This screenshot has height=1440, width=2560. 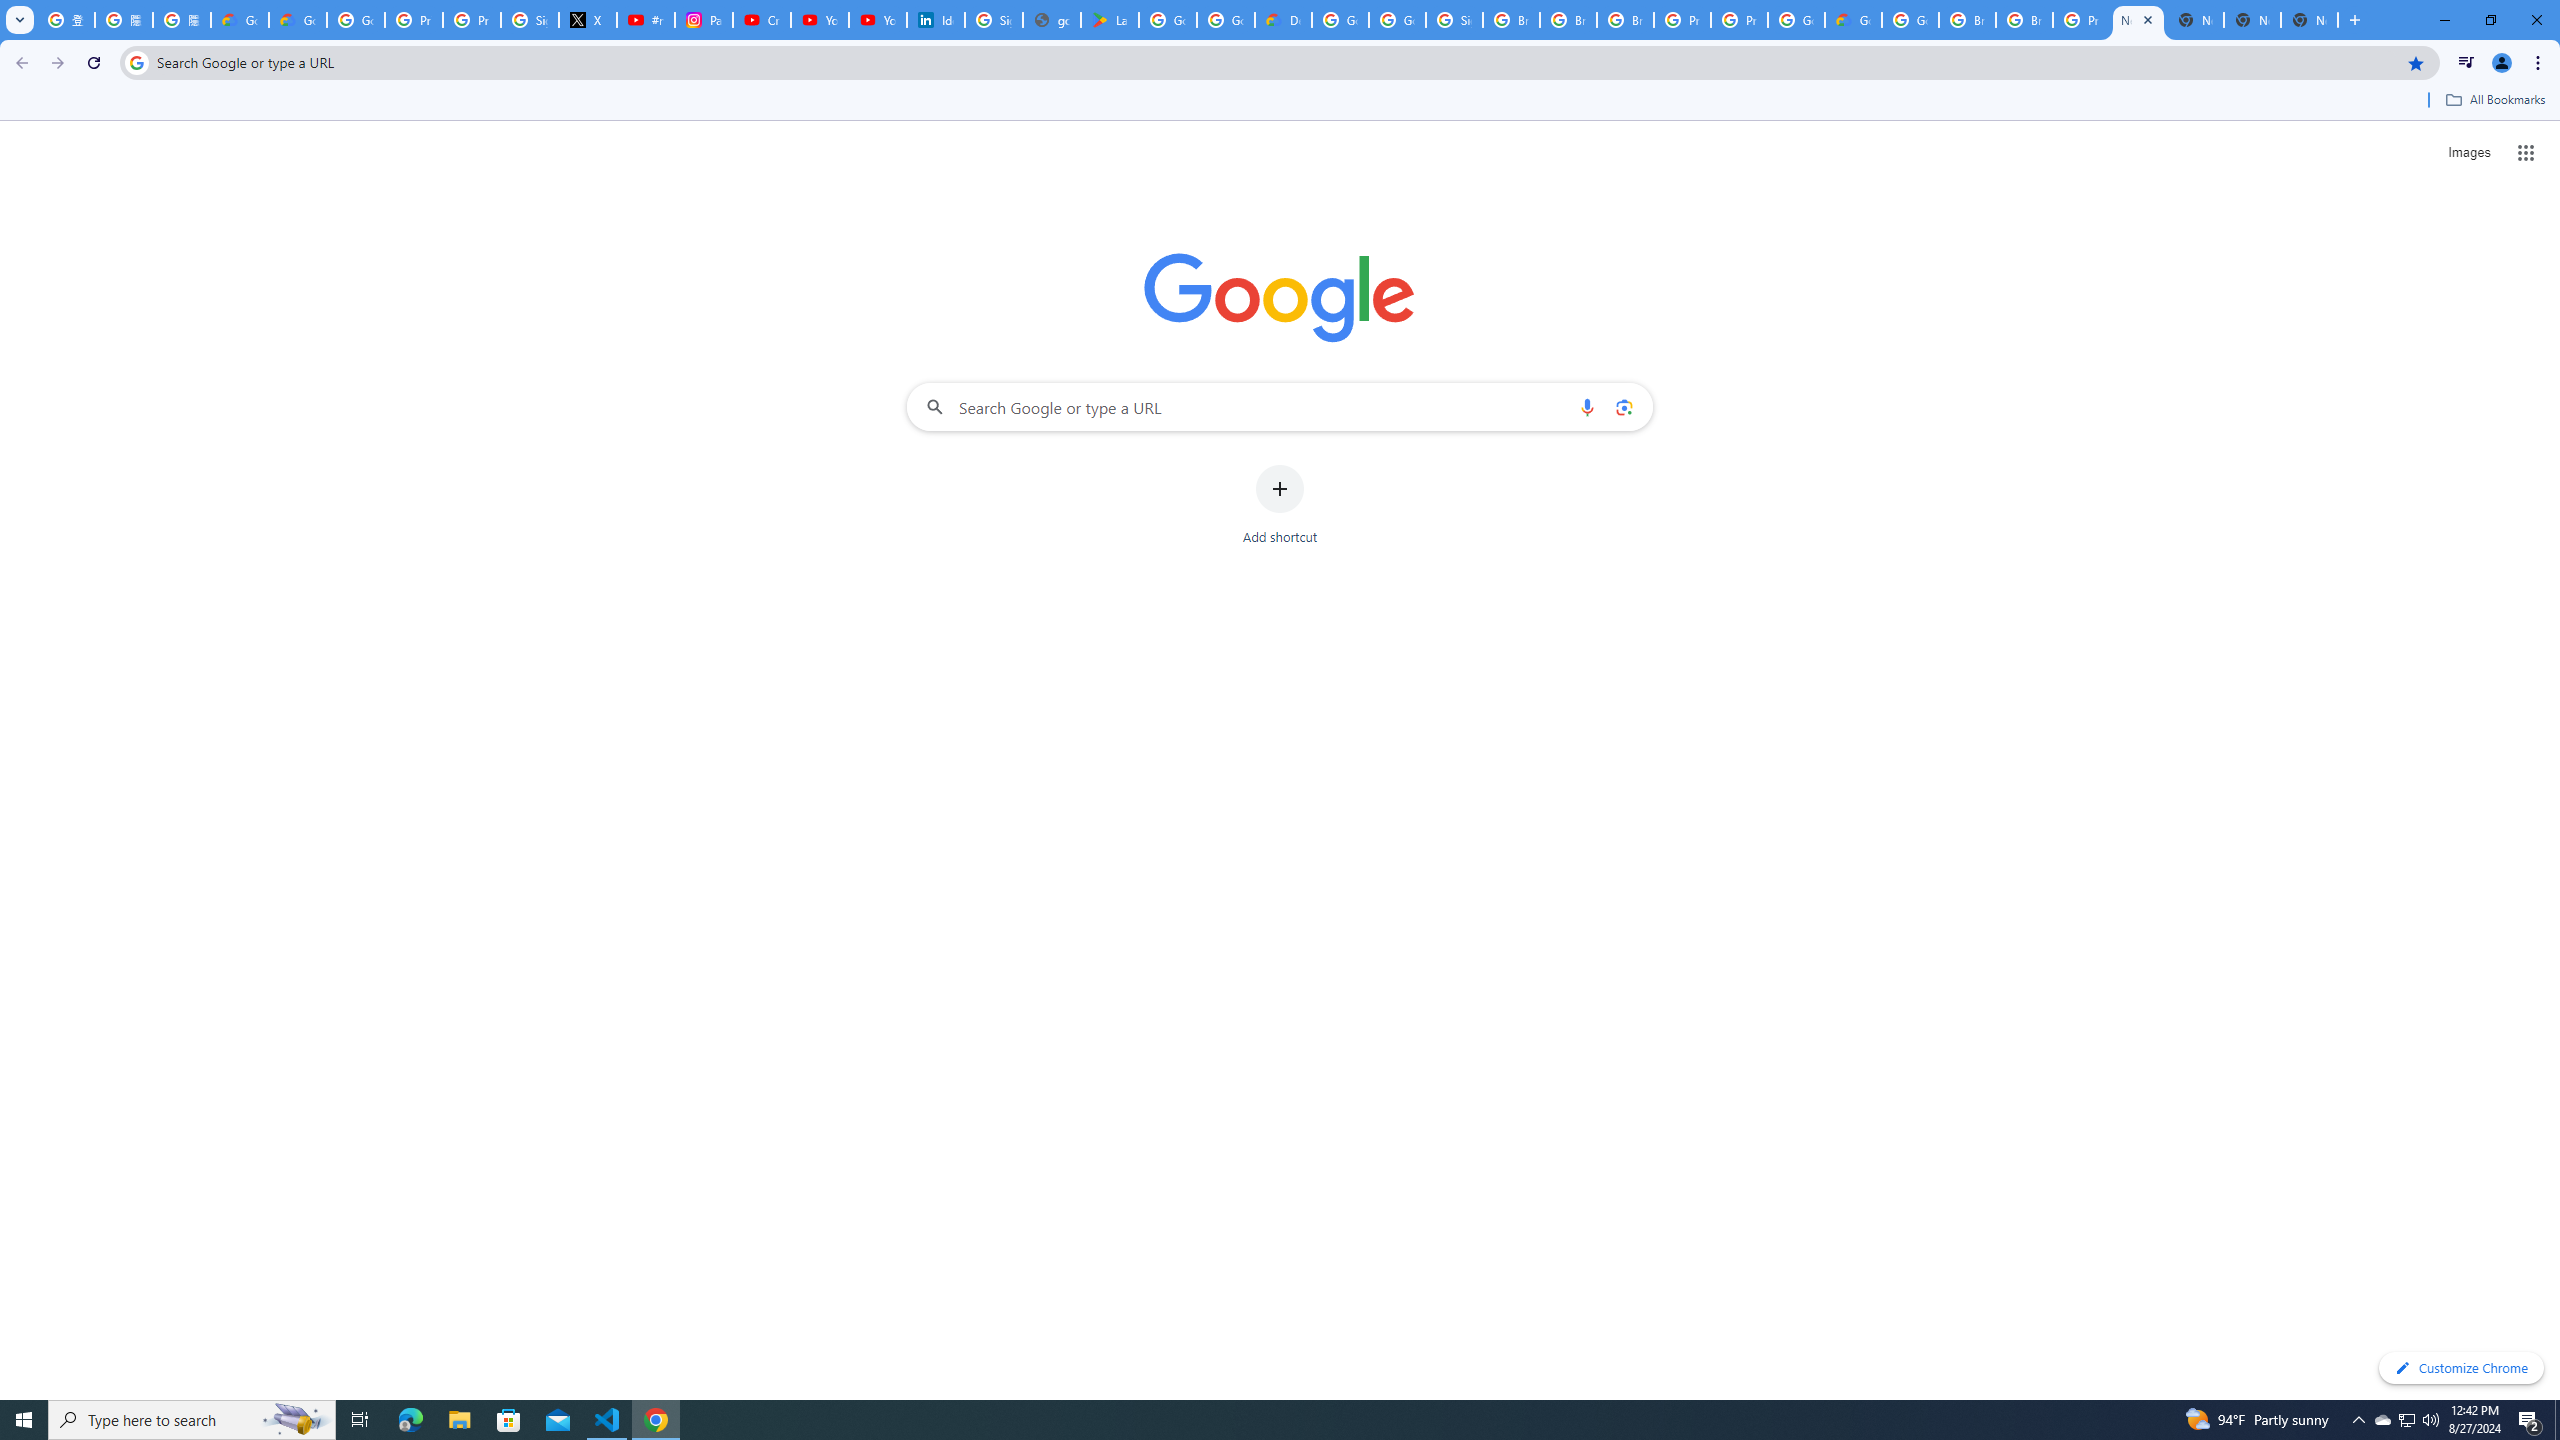 What do you see at coordinates (2461, 1367) in the screenshot?
I see `'Customize Chrome'` at bounding box center [2461, 1367].